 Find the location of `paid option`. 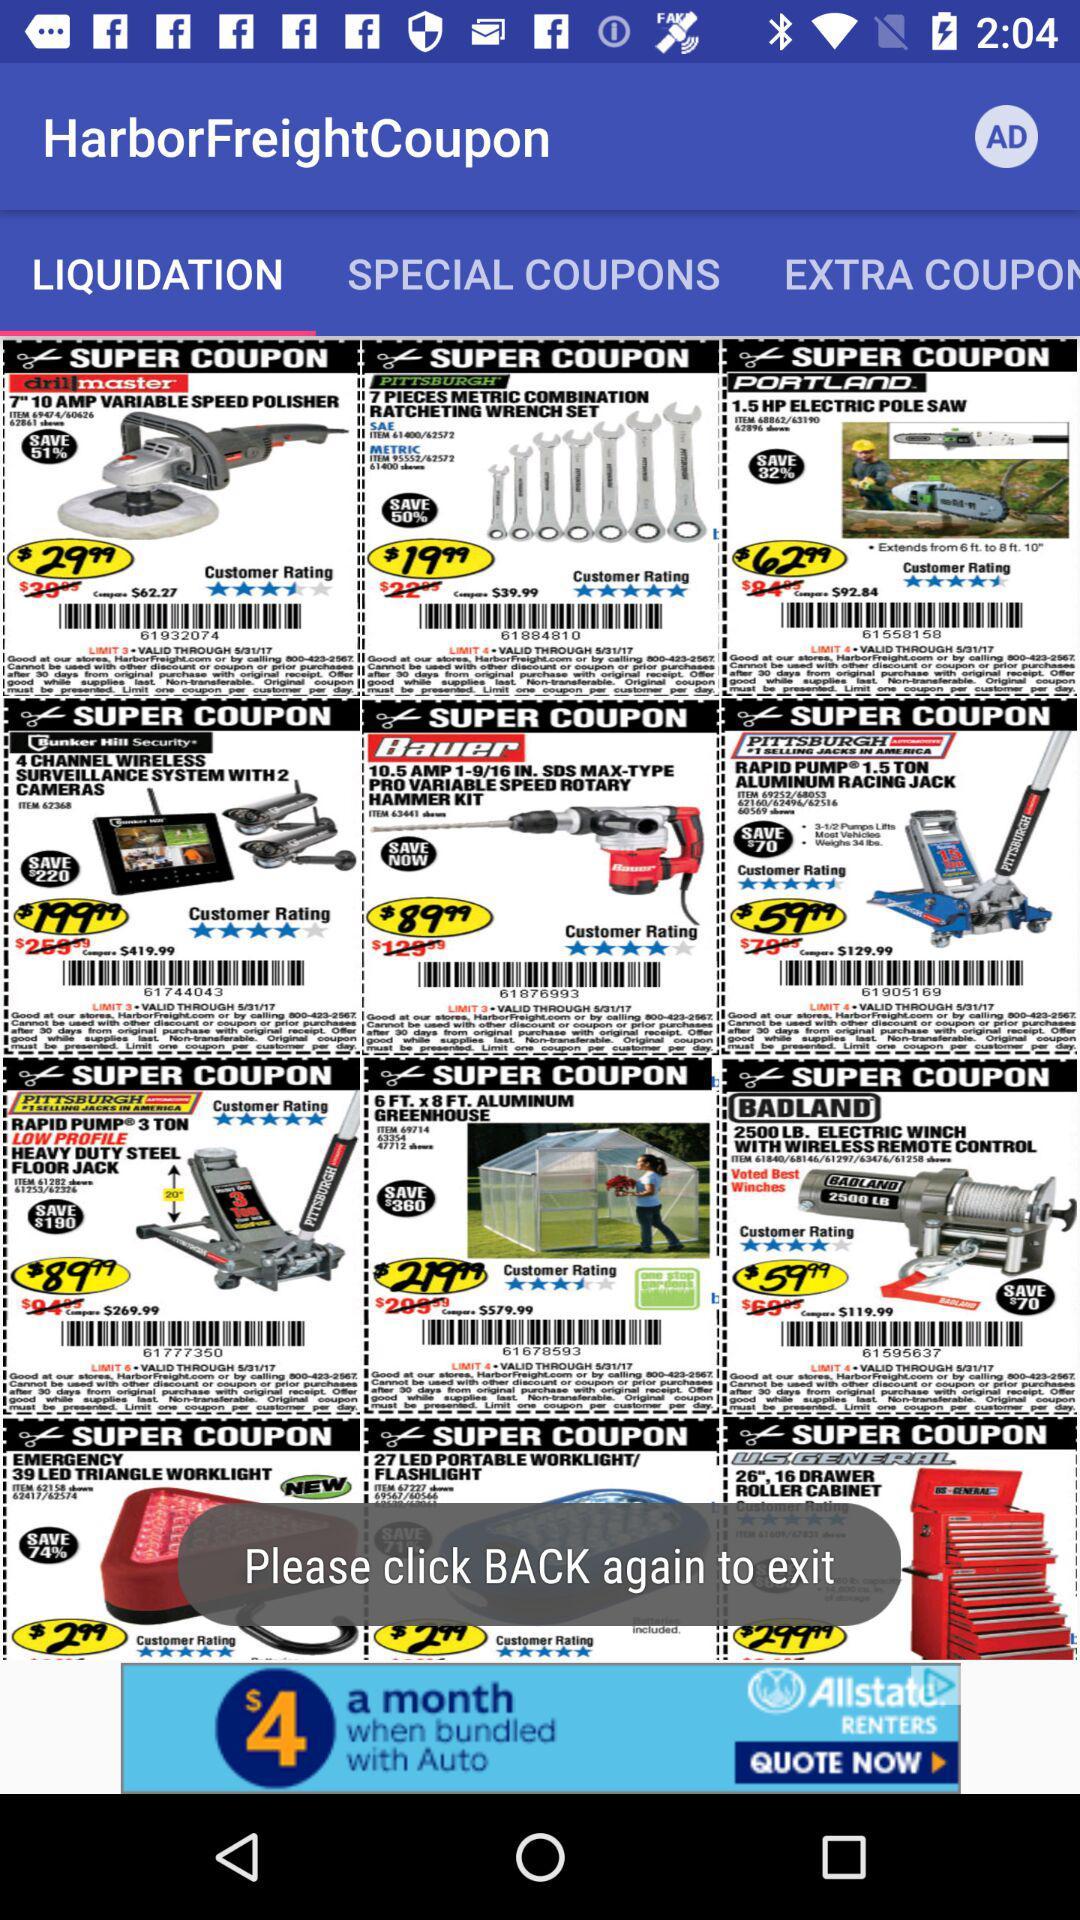

paid option is located at coordinates (540, 1727).